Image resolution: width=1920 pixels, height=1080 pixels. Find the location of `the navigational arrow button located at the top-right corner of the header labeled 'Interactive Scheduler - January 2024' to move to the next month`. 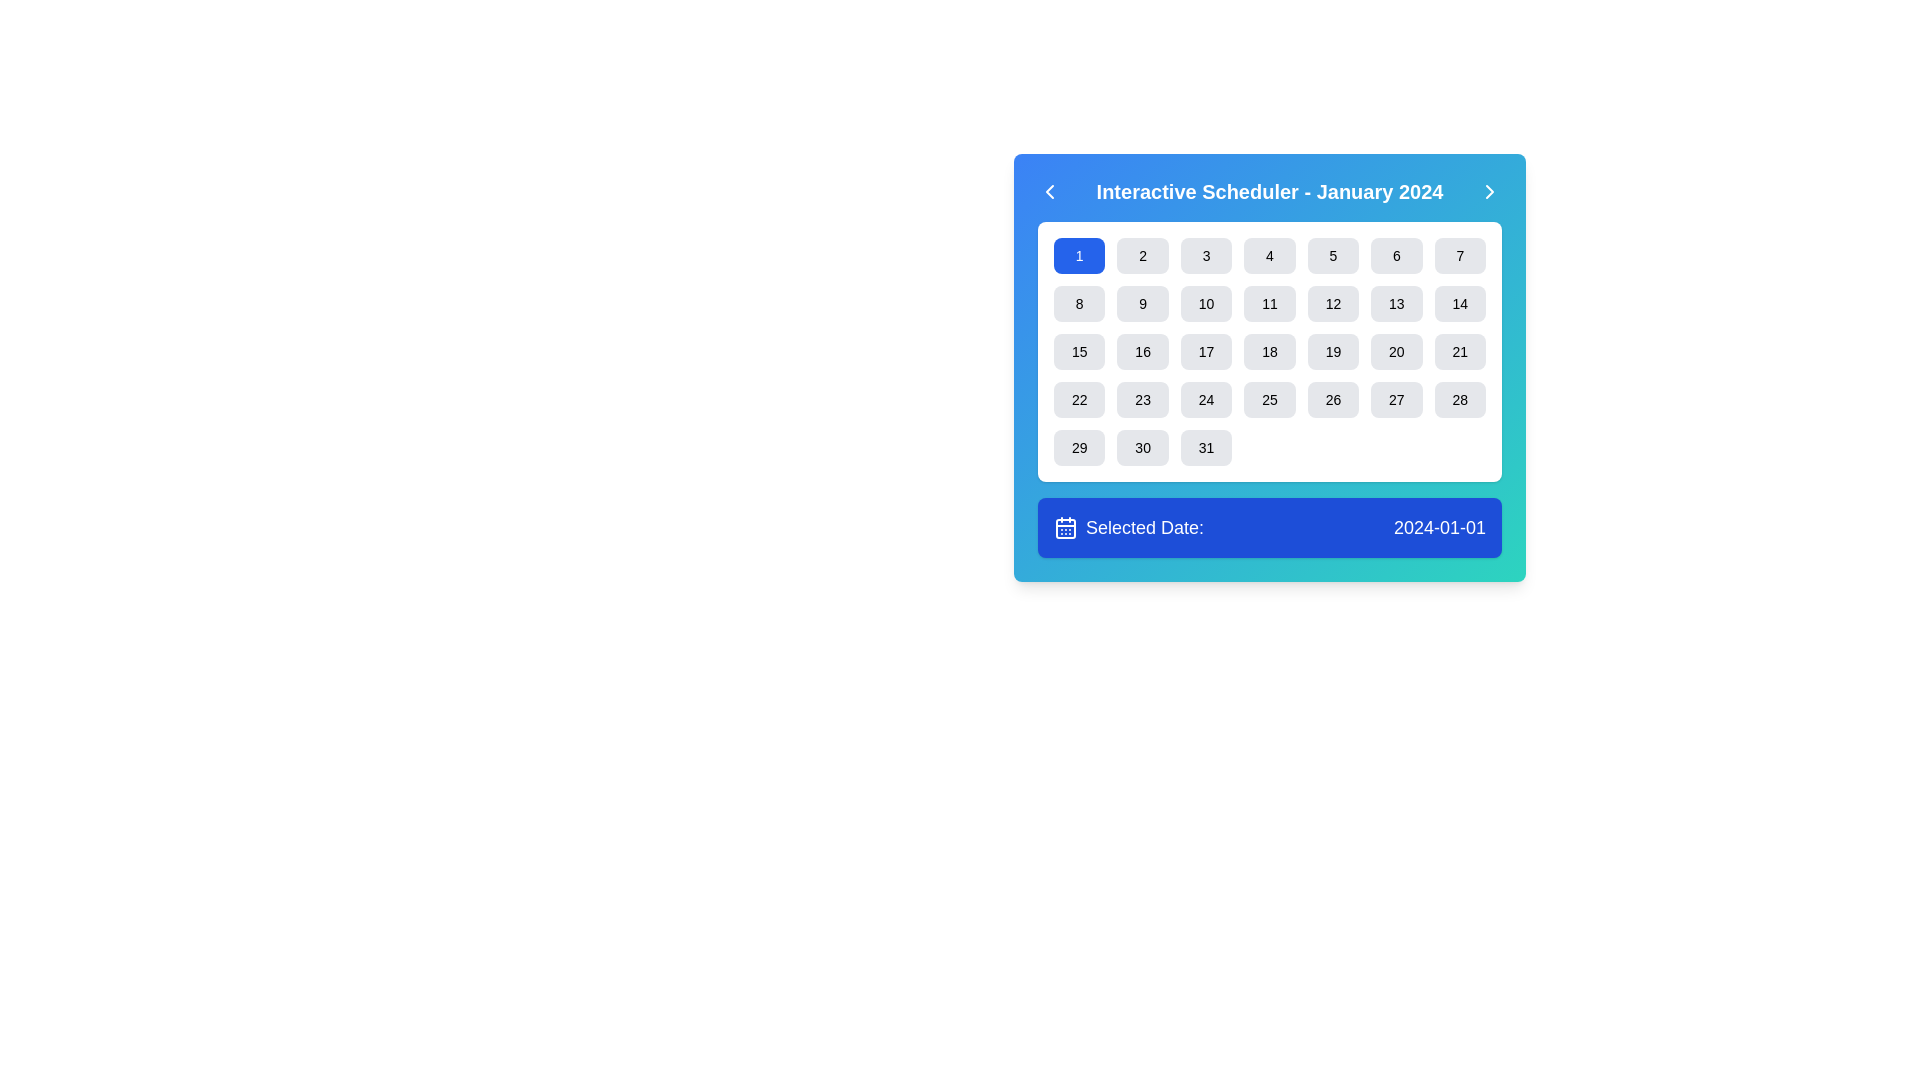

the navigational arrow button located at the top-right corner of the header labeled 'Interactive Scheduler - January 2024' to move to the next month is located at coordinates (1489, 192).